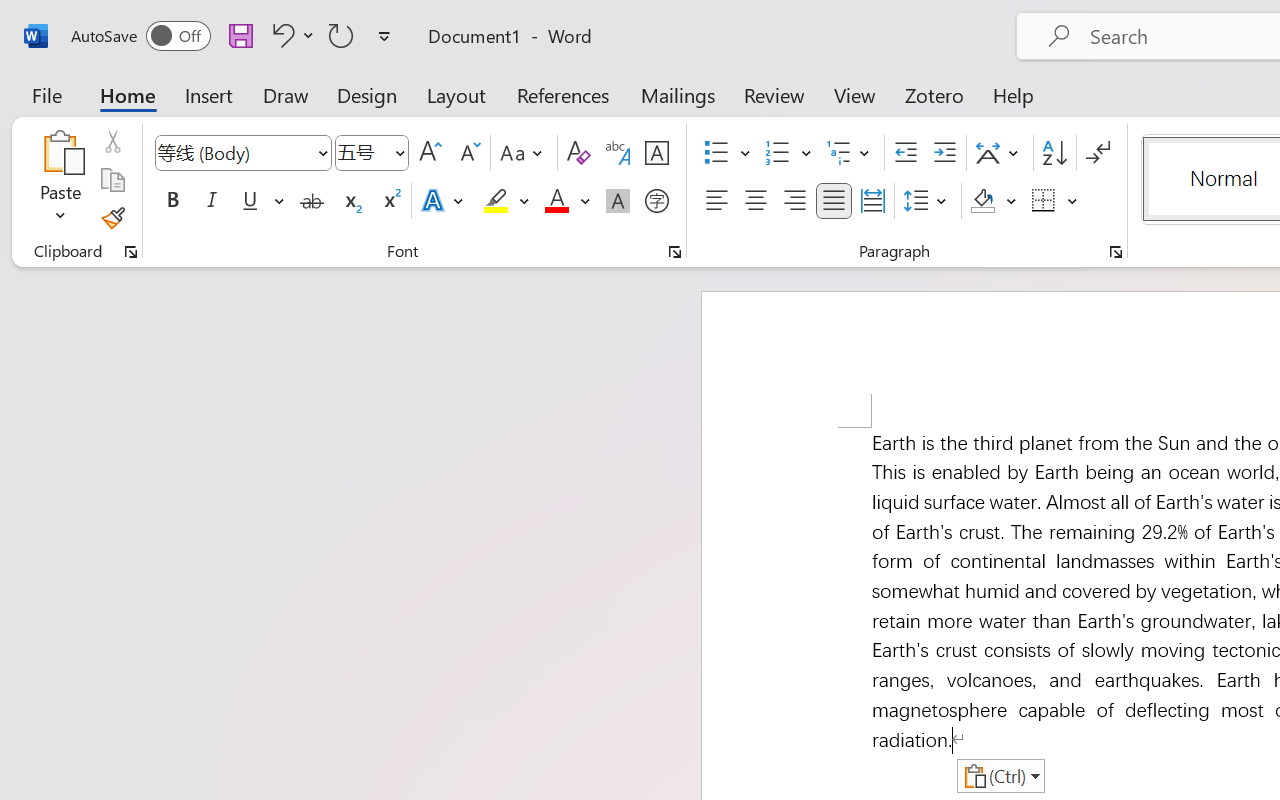 Image resolution: width=1280 pixels, height=800 pixels. Describe the element at coordinates (927, 201) in the screenshot. I see `'Line and Paragraph Spacing'` at that location.